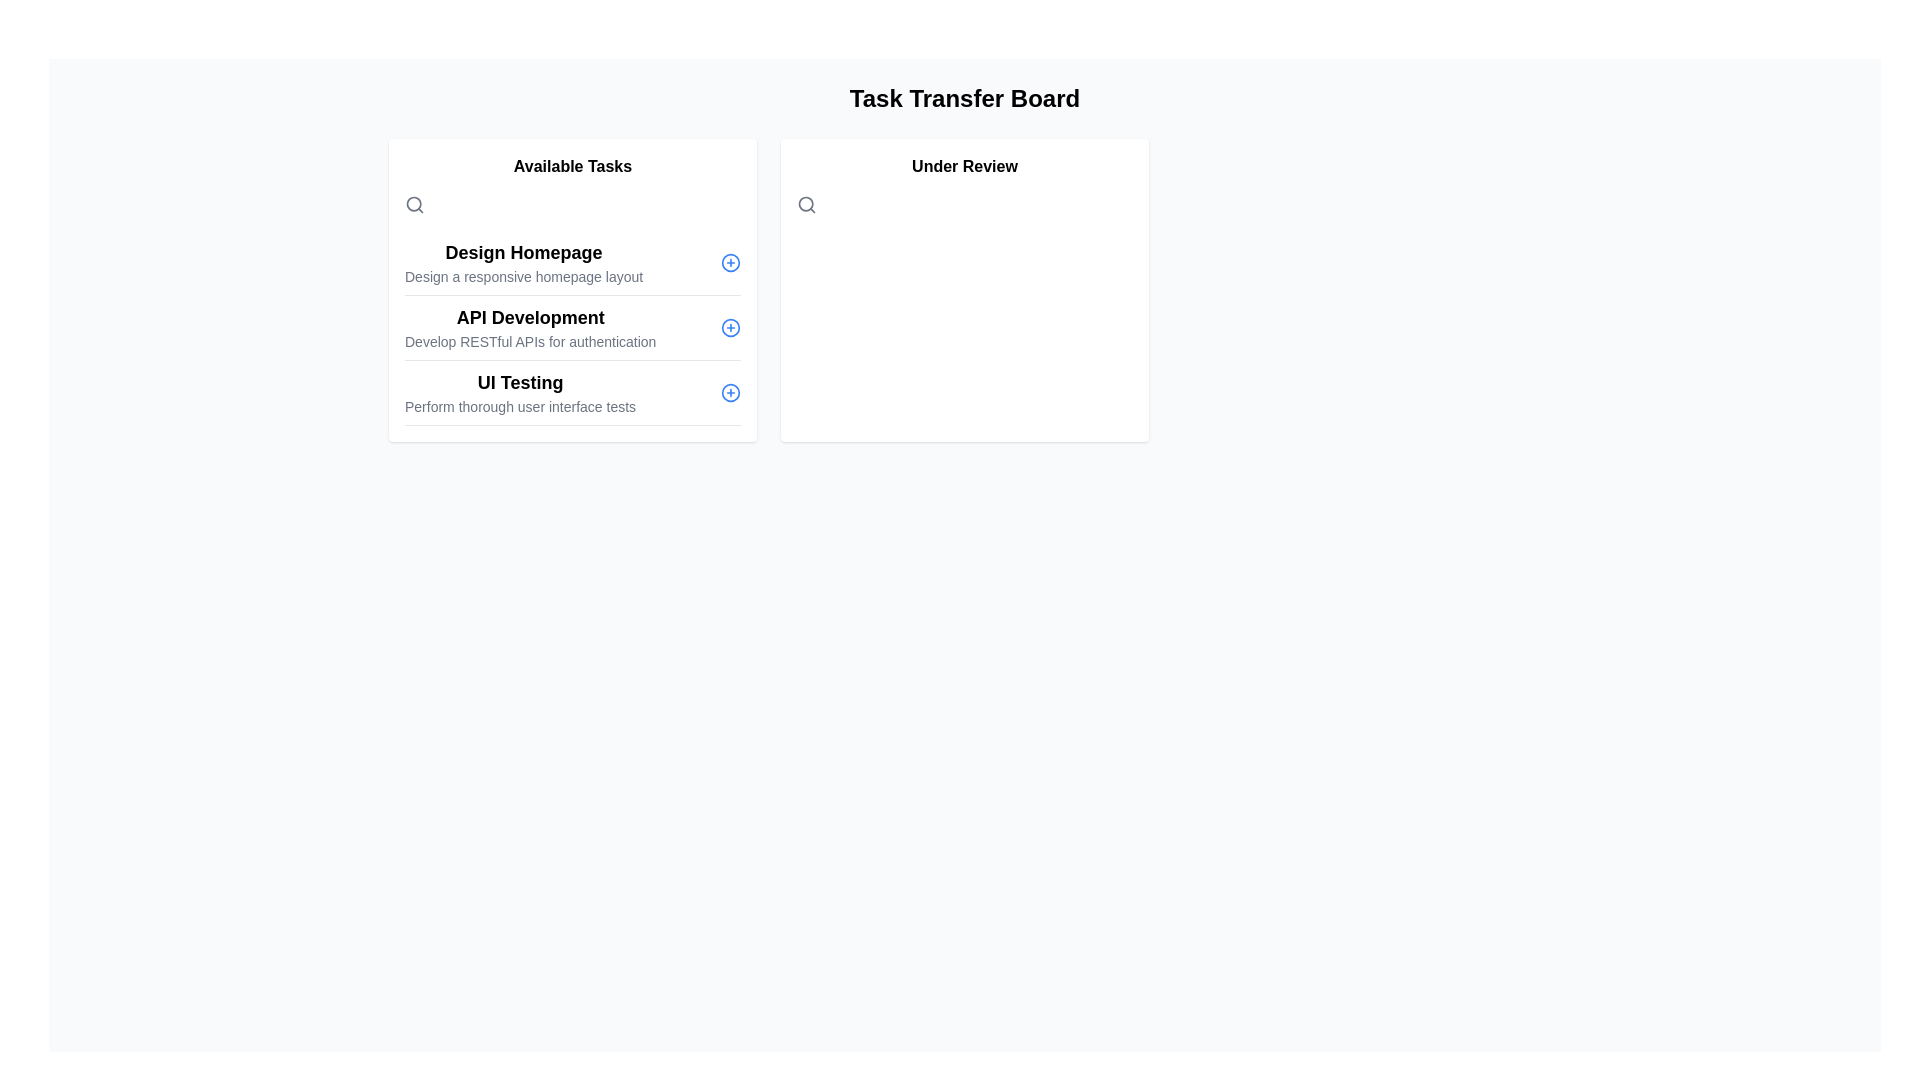  Describe the element at coordinates (729, 393) in the screenshot. I see `the circular blue button with a plus symbol located in the 'Available Tasks' section, aligned to the right of the 'UI Testing' item` at that location.